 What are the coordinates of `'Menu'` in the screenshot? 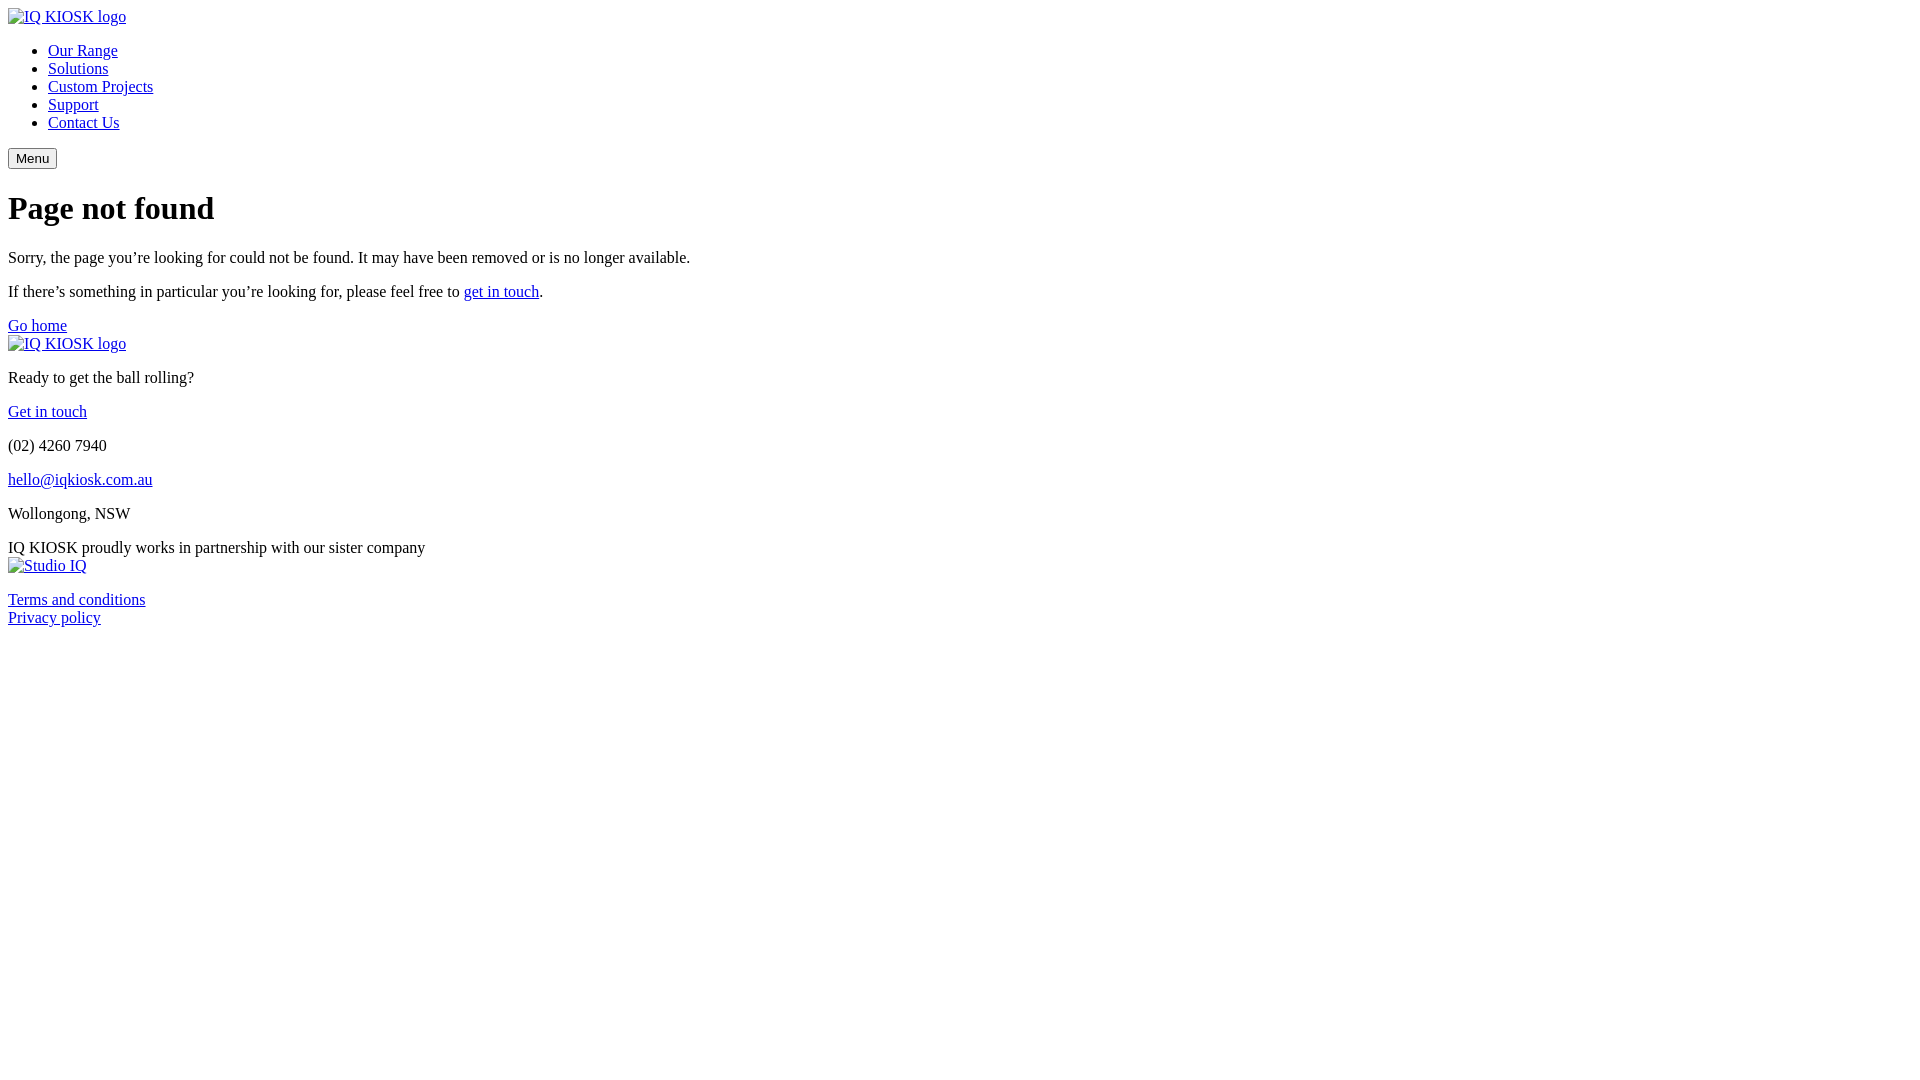 It's located at (32, 157).